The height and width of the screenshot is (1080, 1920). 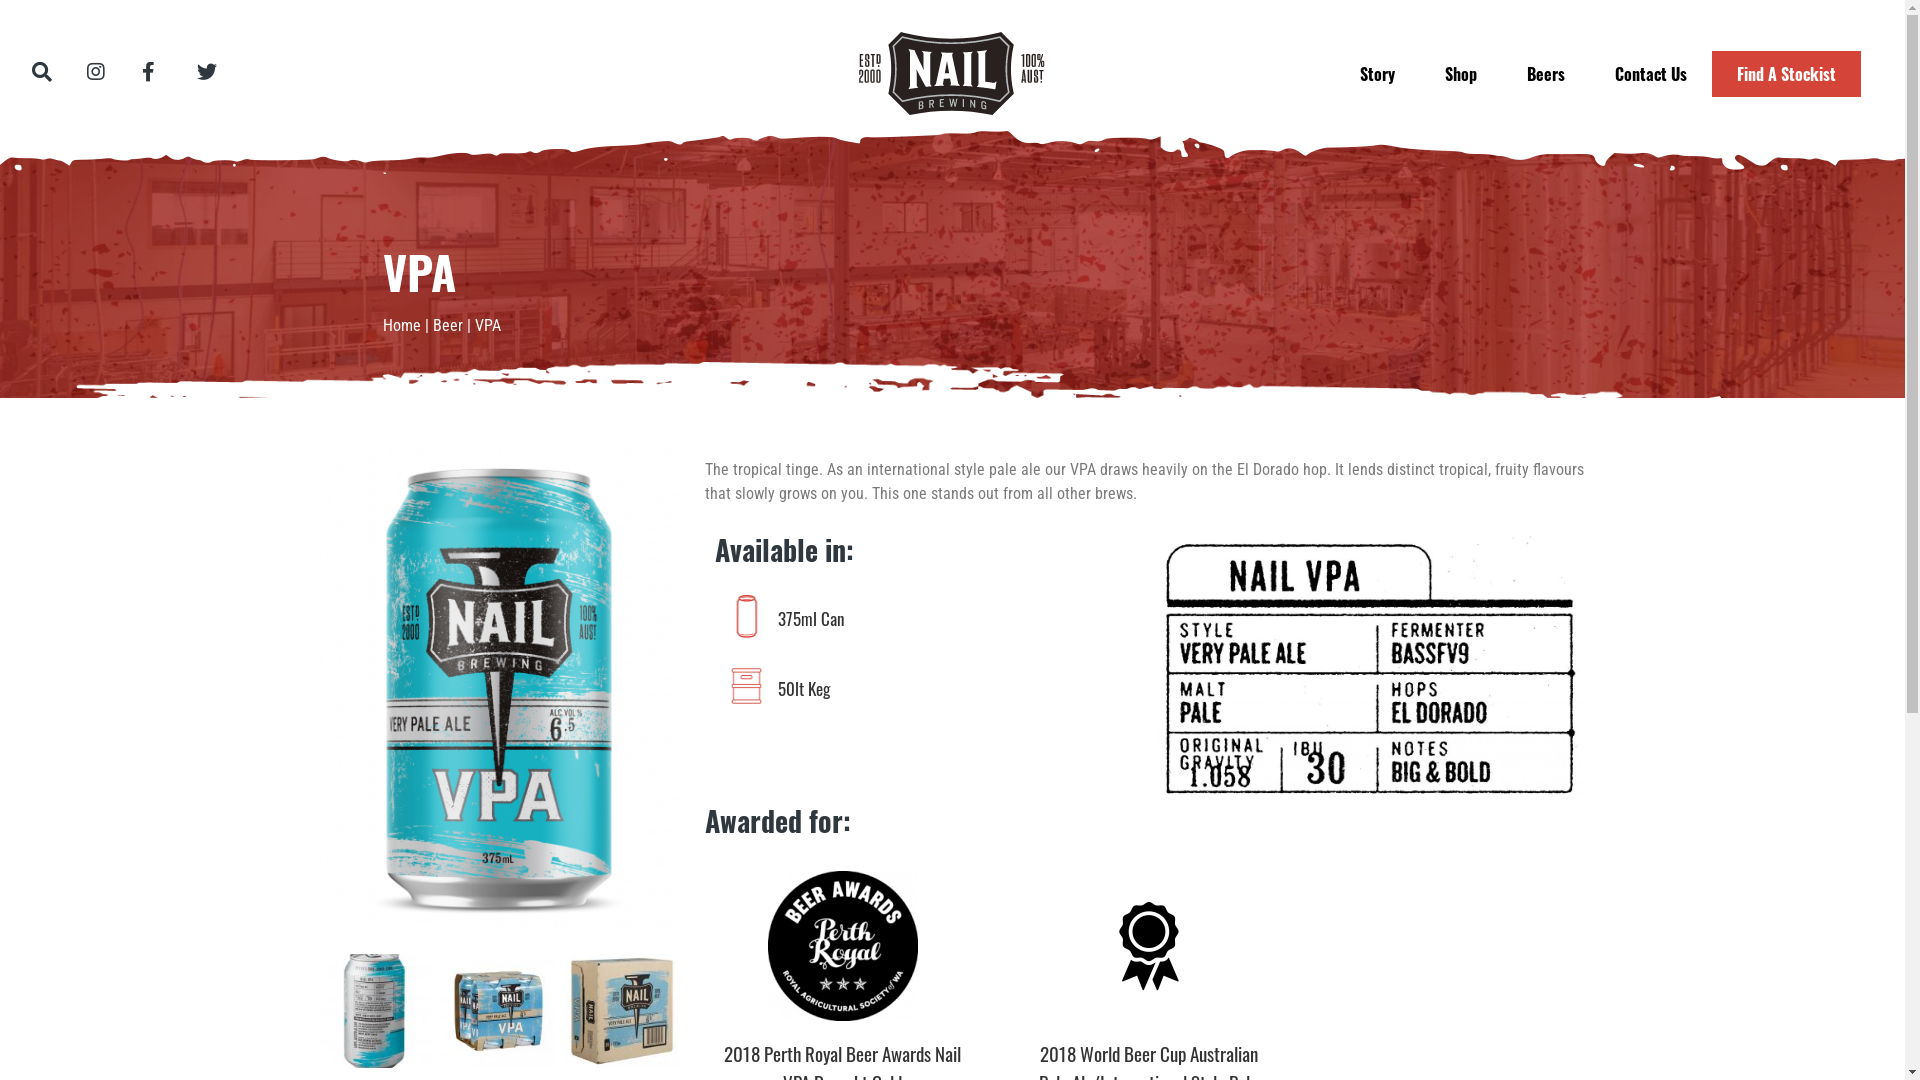 What do you see at coordinates (1376, 72) in the screenshot?
I see `'Story'` at bounding box center [1376, 72].